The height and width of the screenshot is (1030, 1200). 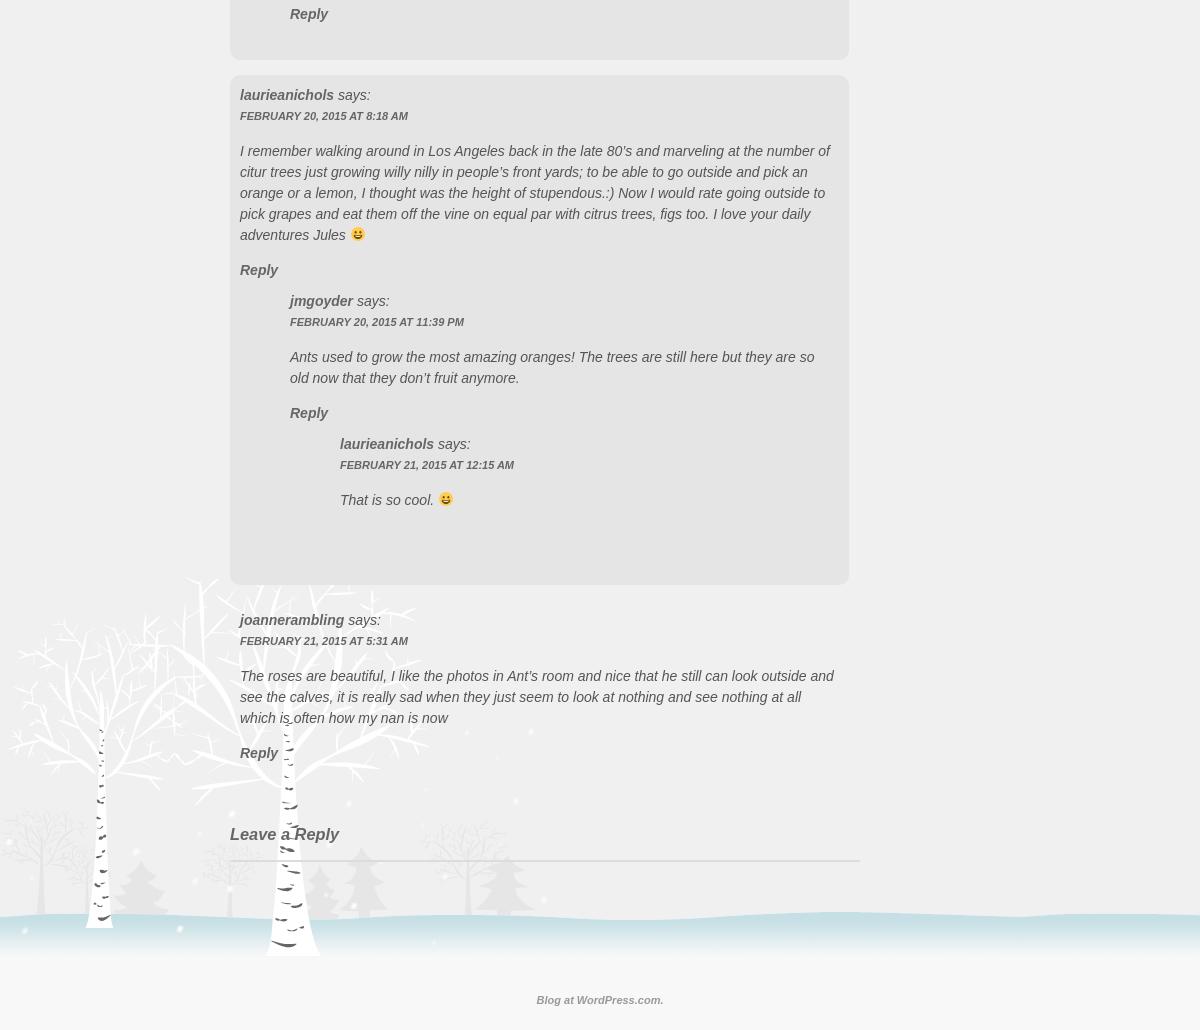 I want to click on 'The roses are beautiful, I like the photos in Ant’s room and nice that he still can look outside and see the calves, it is really sad when they just seem to look at nothing and see nothing at all which is often how my nan is now', so click(x=535, y=695).